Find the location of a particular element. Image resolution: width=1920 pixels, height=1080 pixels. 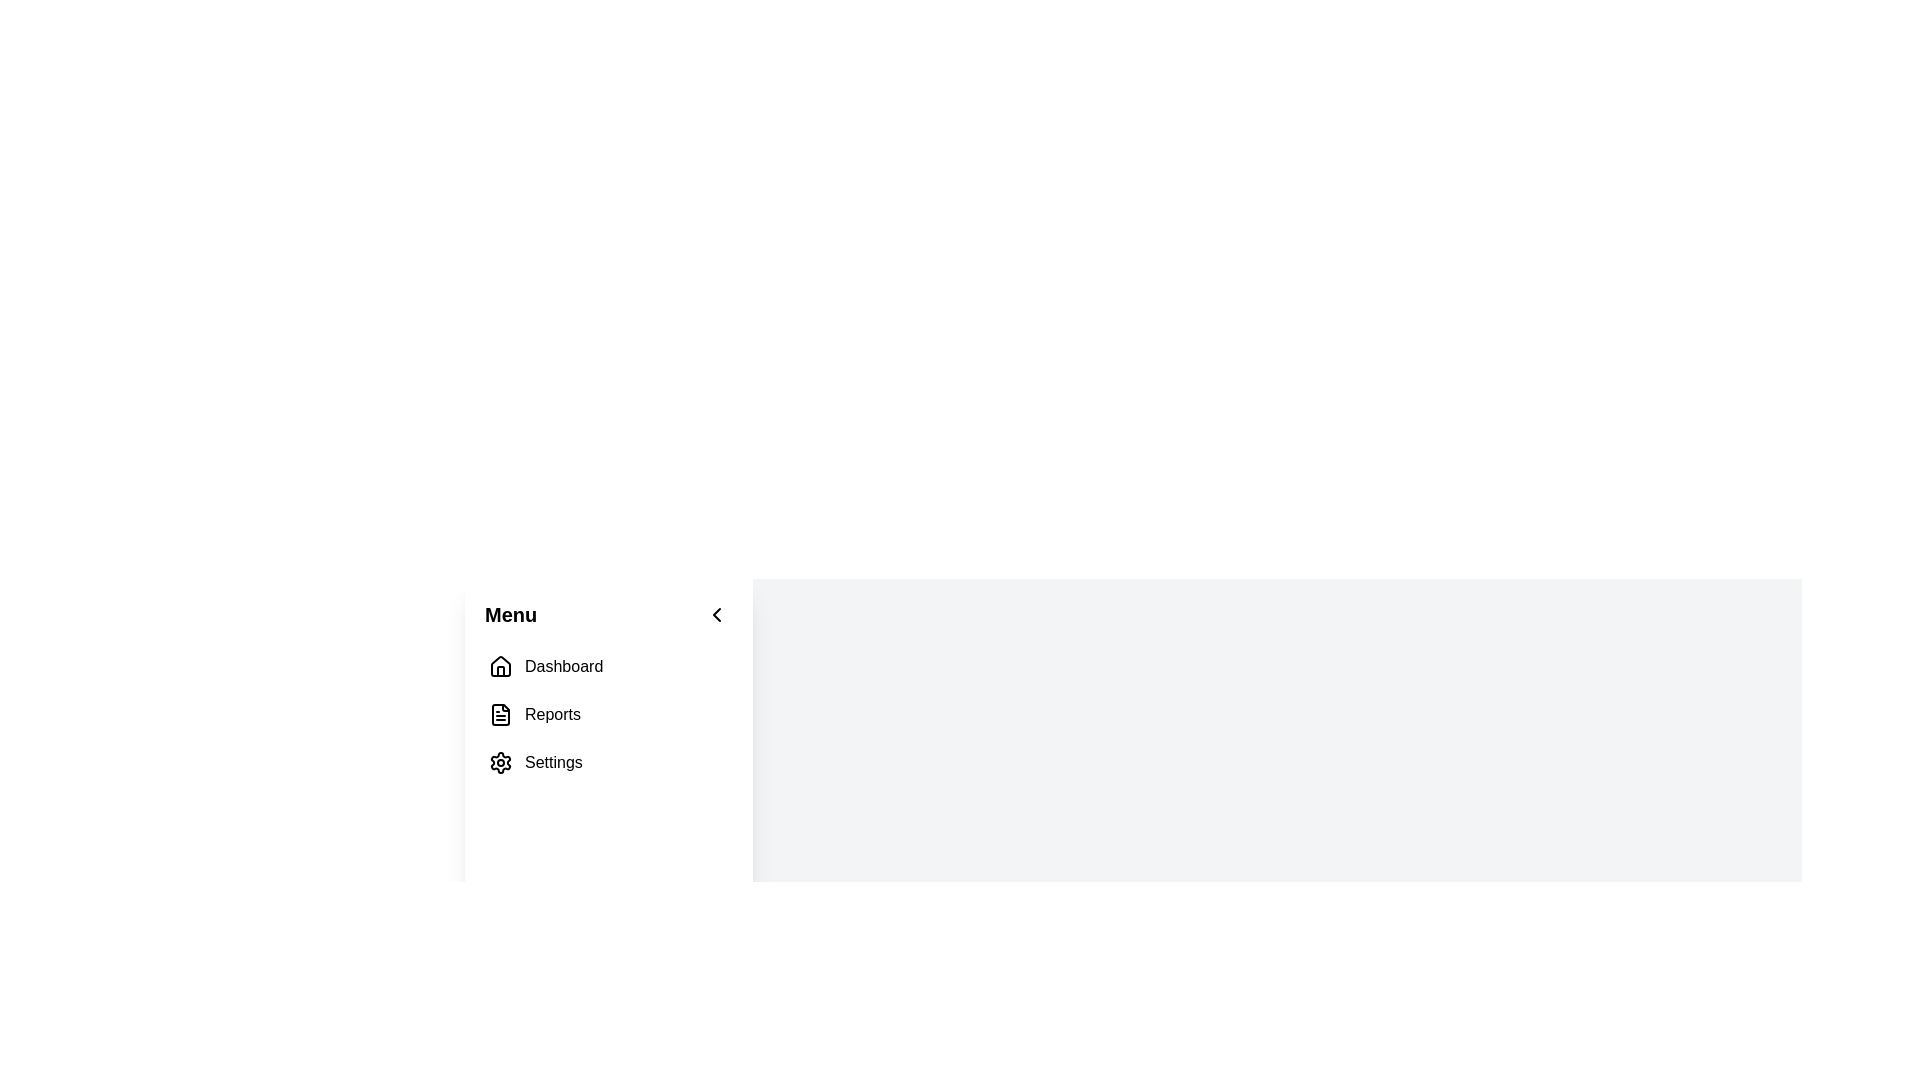

the small house-shaped icon in the vertical navigation menu located next to the 'Dashboard' label is located at coordinates (500, 667).